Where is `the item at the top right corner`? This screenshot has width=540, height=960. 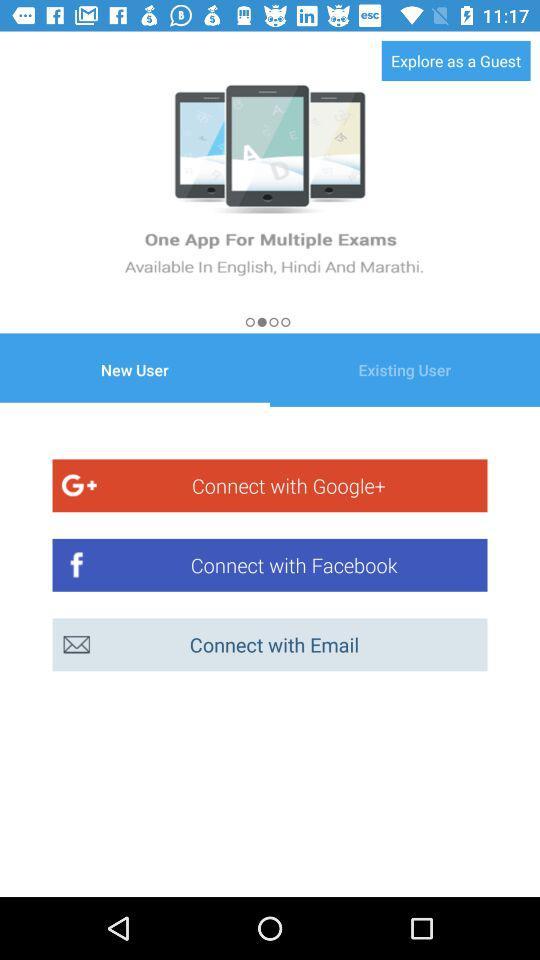 the item at the top right corner is located at coordinates (456, 59).